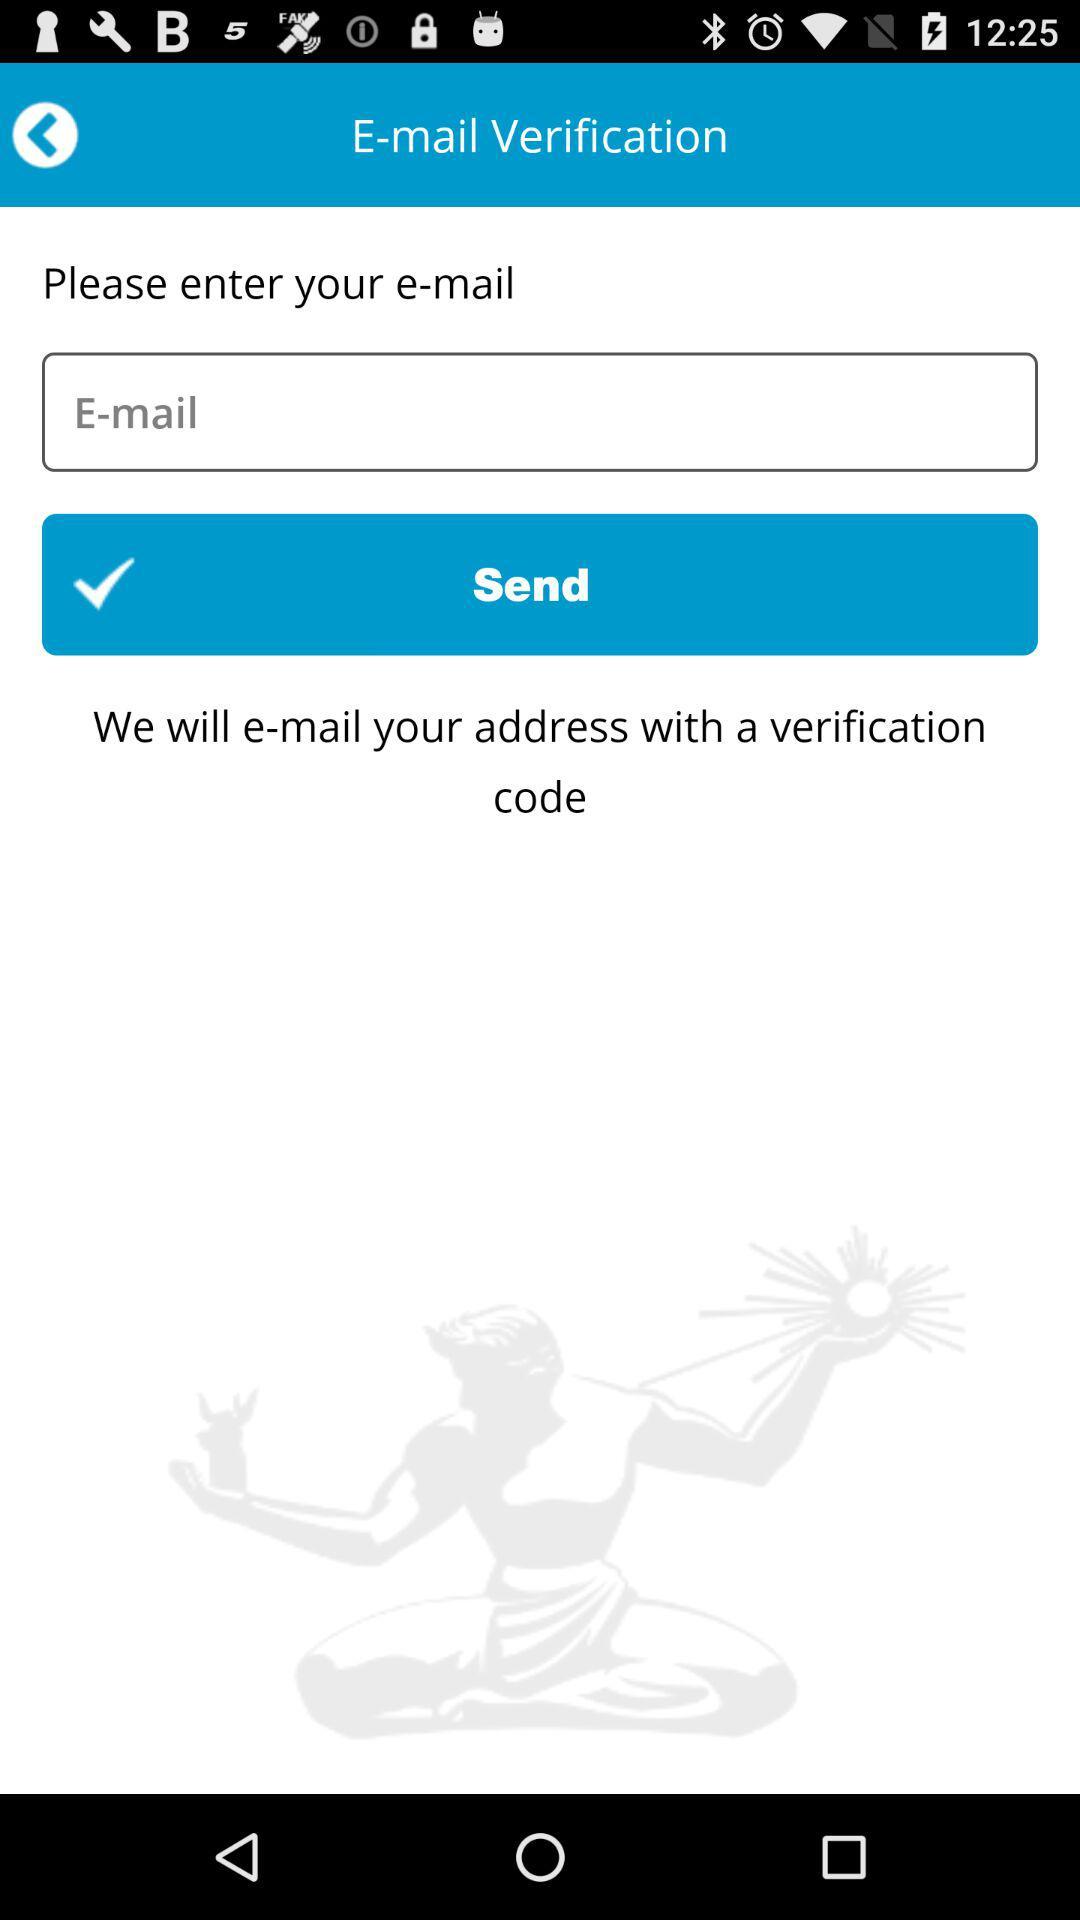  I want to click on email address, so click(540, 411).